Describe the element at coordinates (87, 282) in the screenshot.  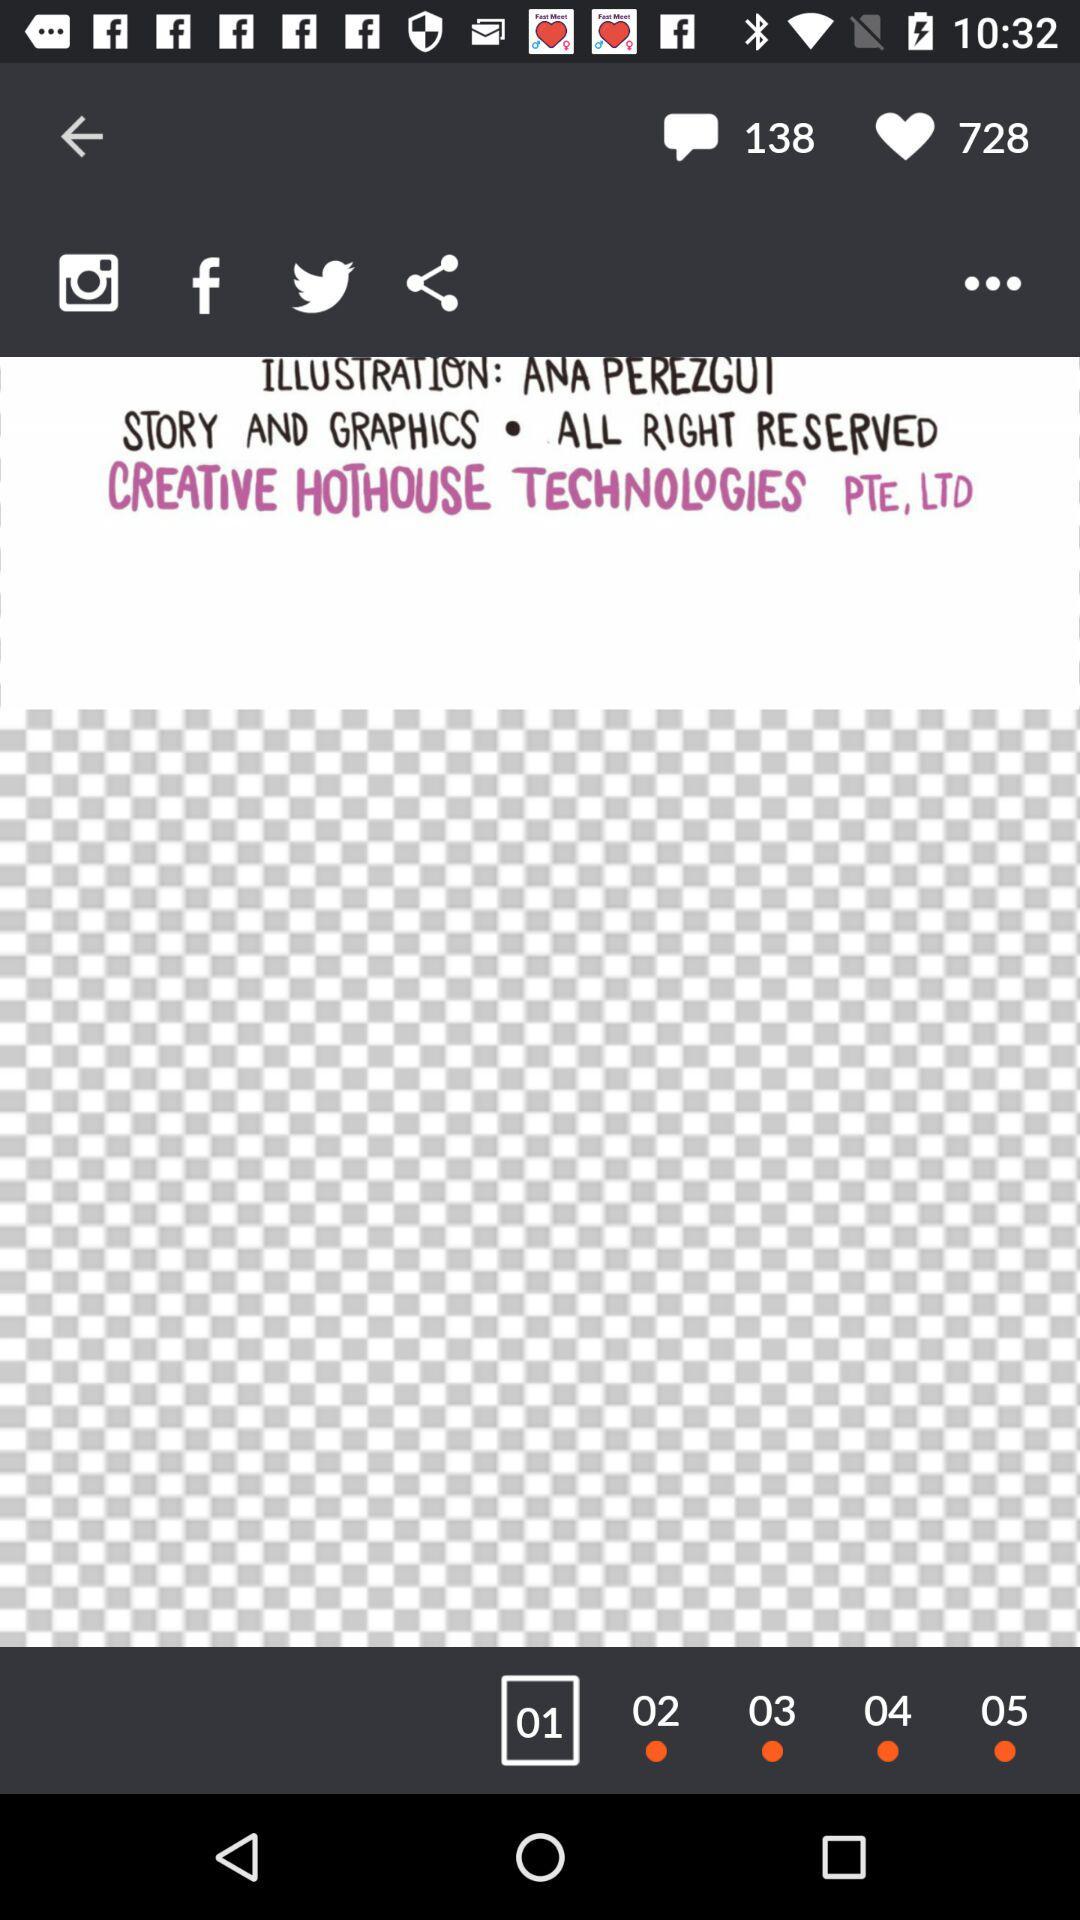
I see `open instagram page` at that location.